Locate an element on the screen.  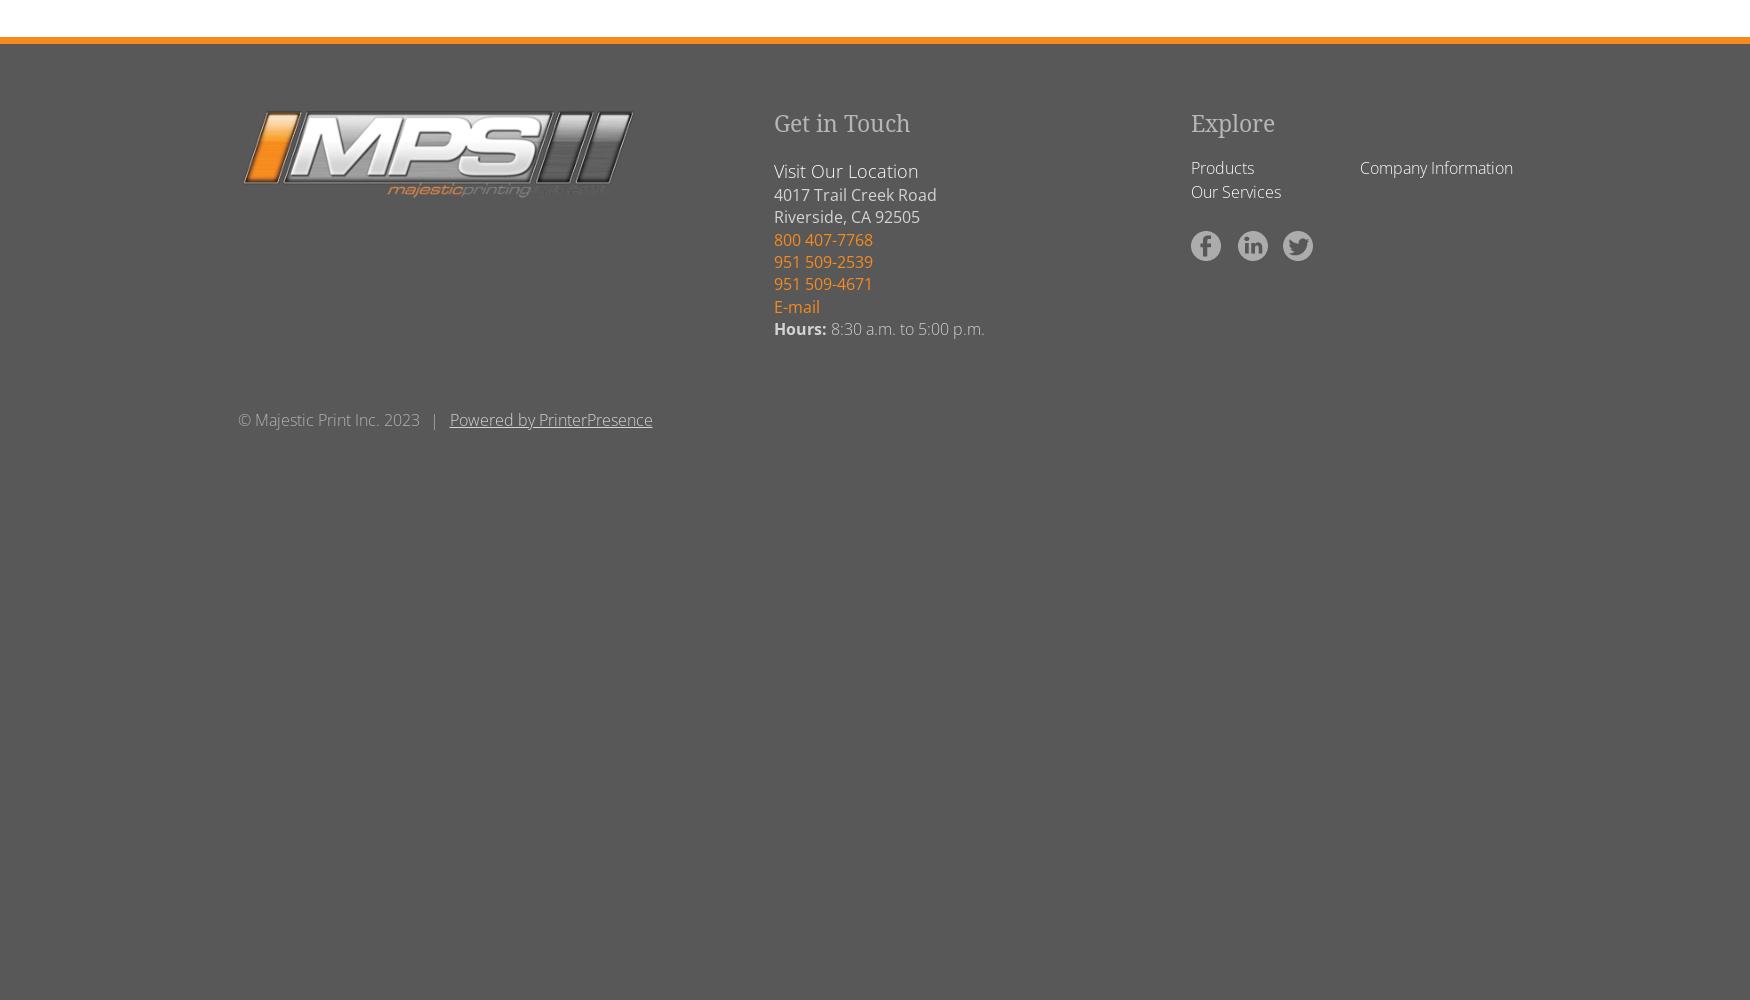
'Hours:' is located at coordinates (799, 328).